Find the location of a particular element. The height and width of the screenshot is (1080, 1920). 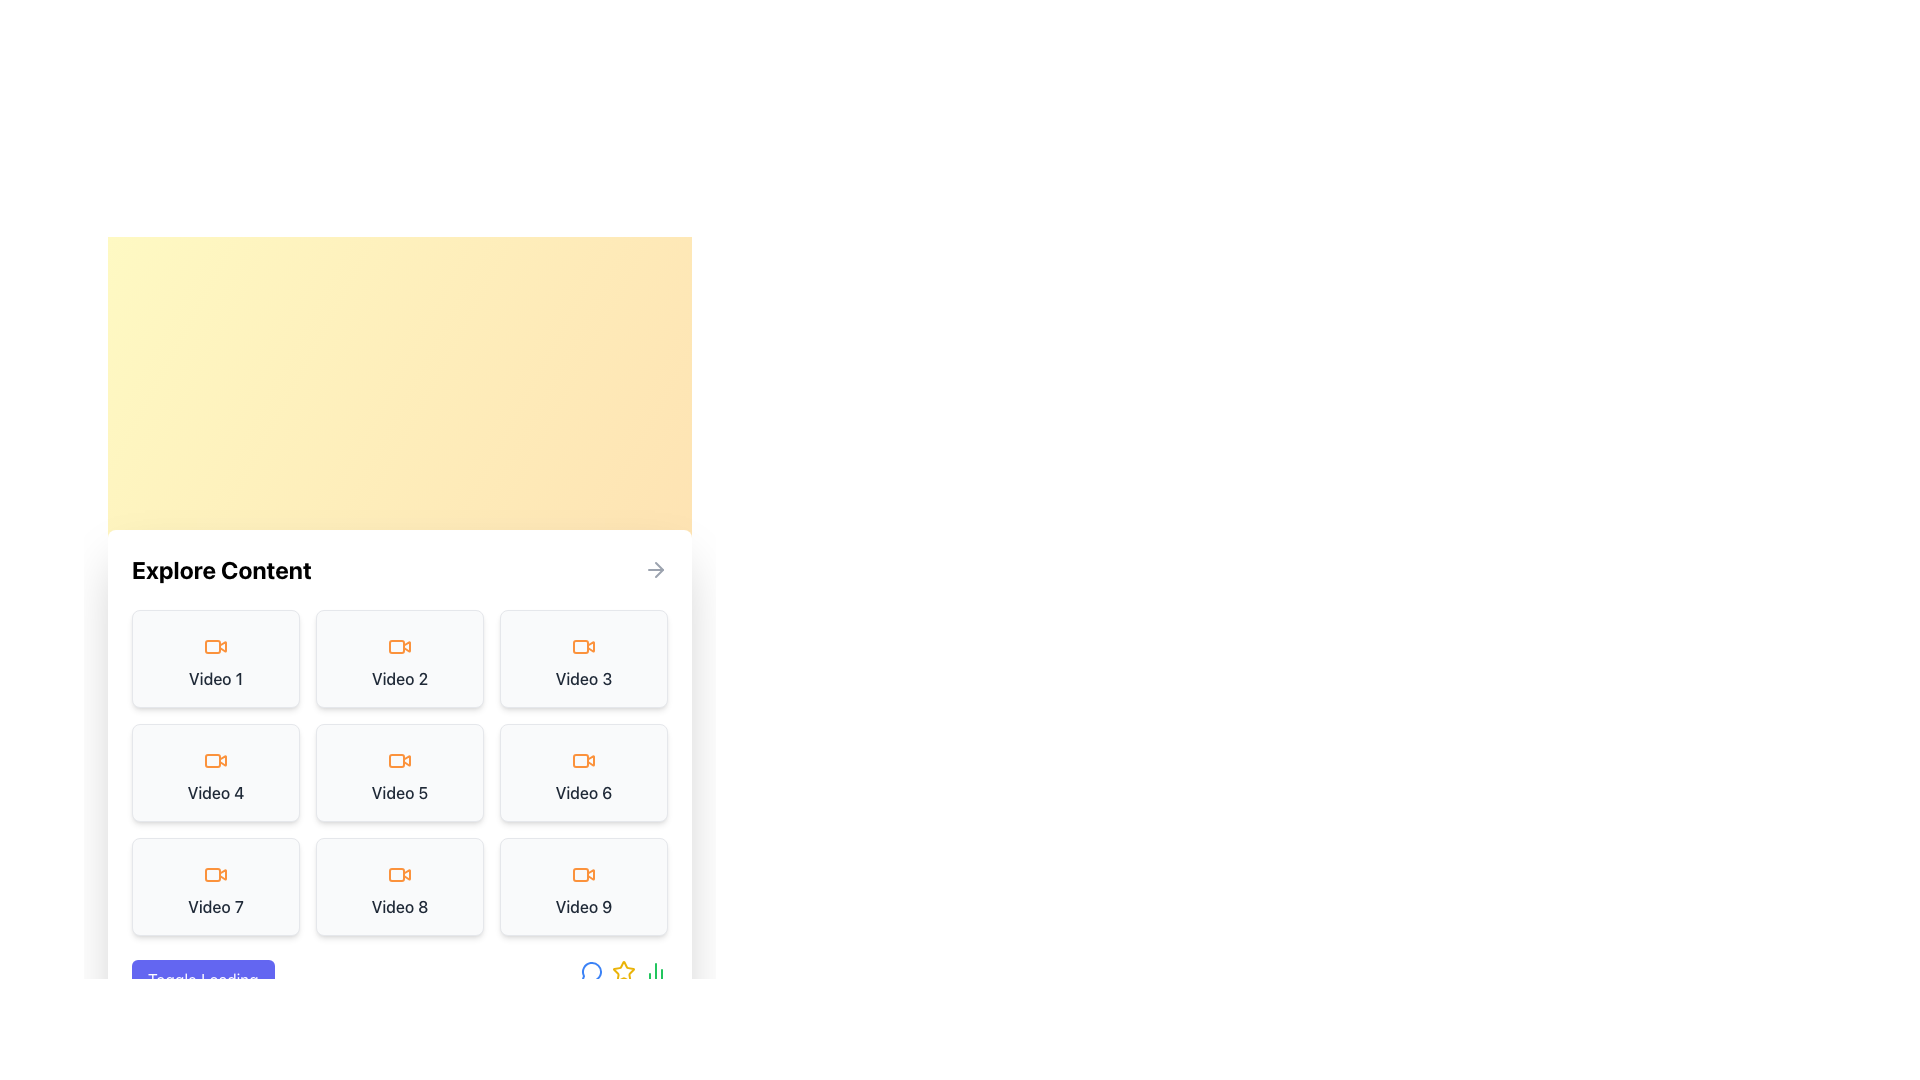

the Video Icon (Video Symbol) located at the ninth position is located at coordinates (579, 874).